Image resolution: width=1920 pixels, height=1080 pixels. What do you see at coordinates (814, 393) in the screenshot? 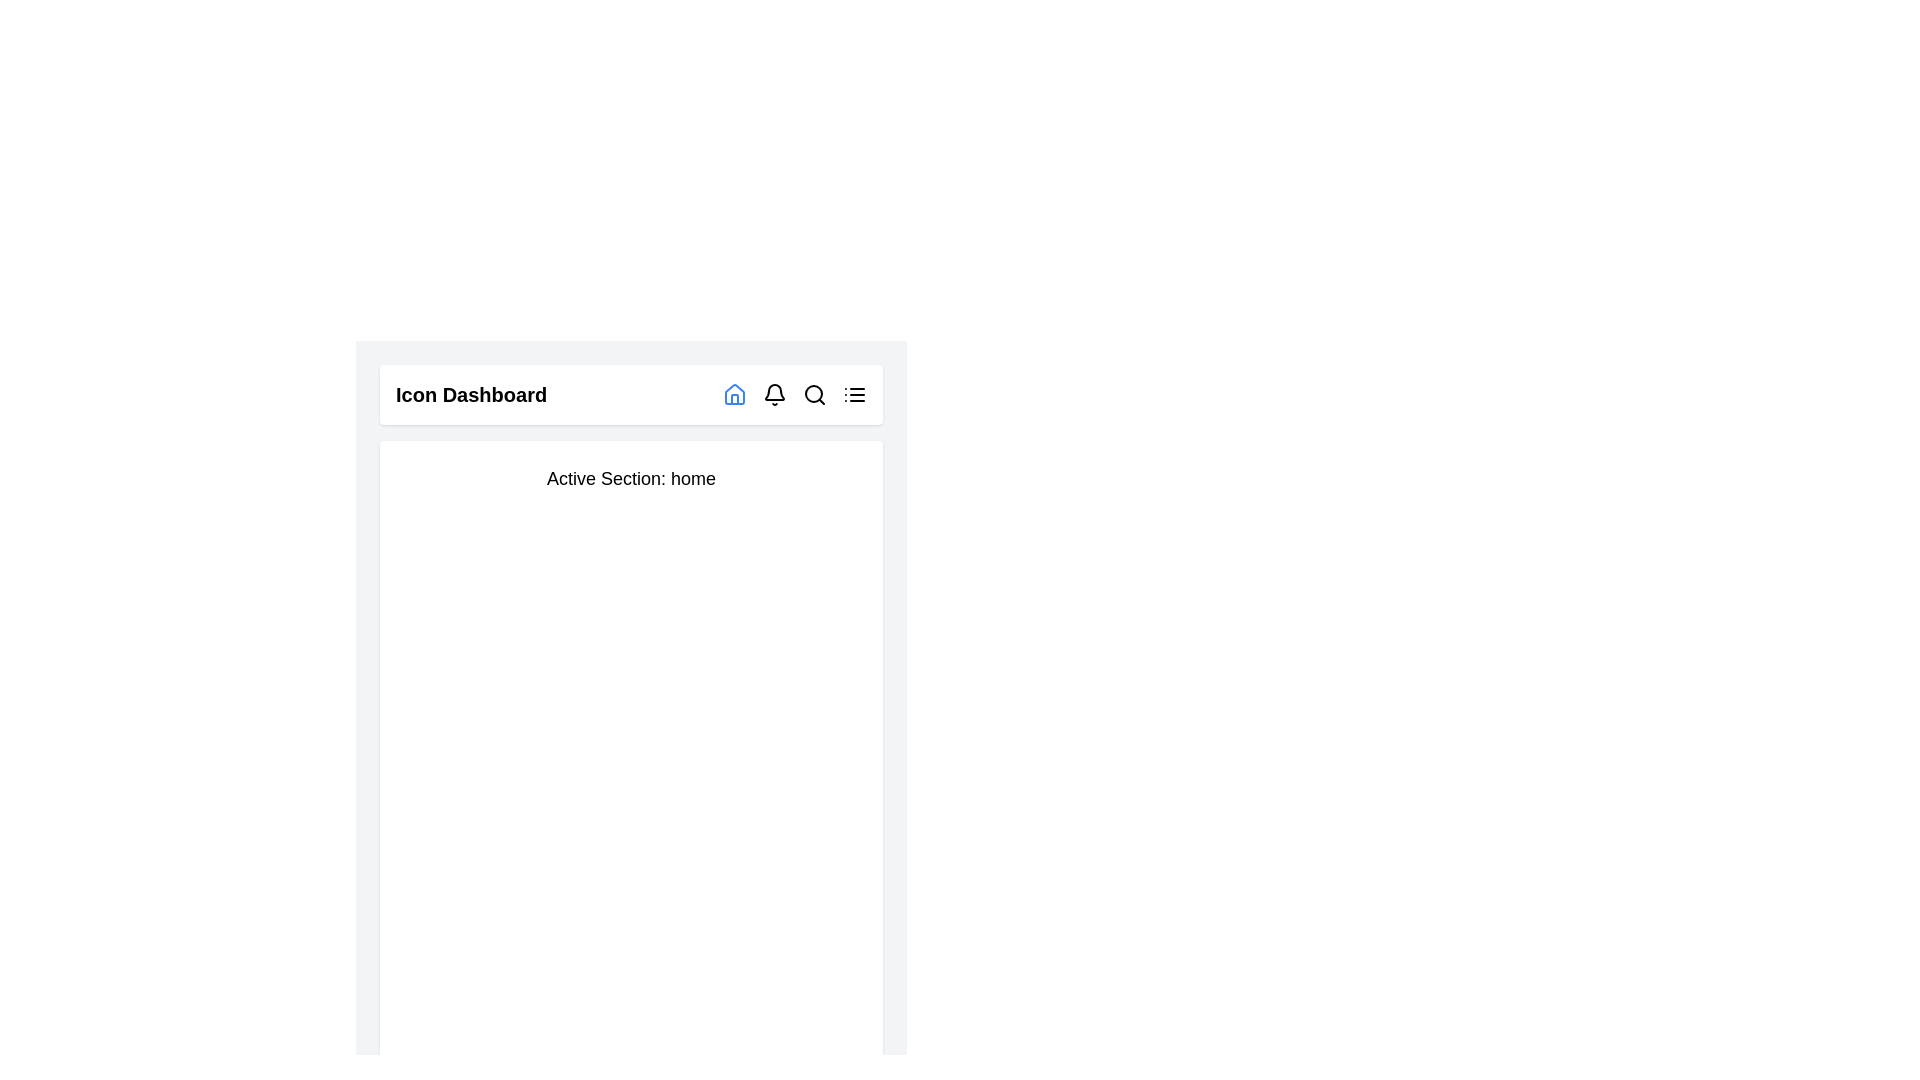
I see `the search icon's lens represented by the SVG circle element to initiate the search functionality` at bounding box center [814, 393].